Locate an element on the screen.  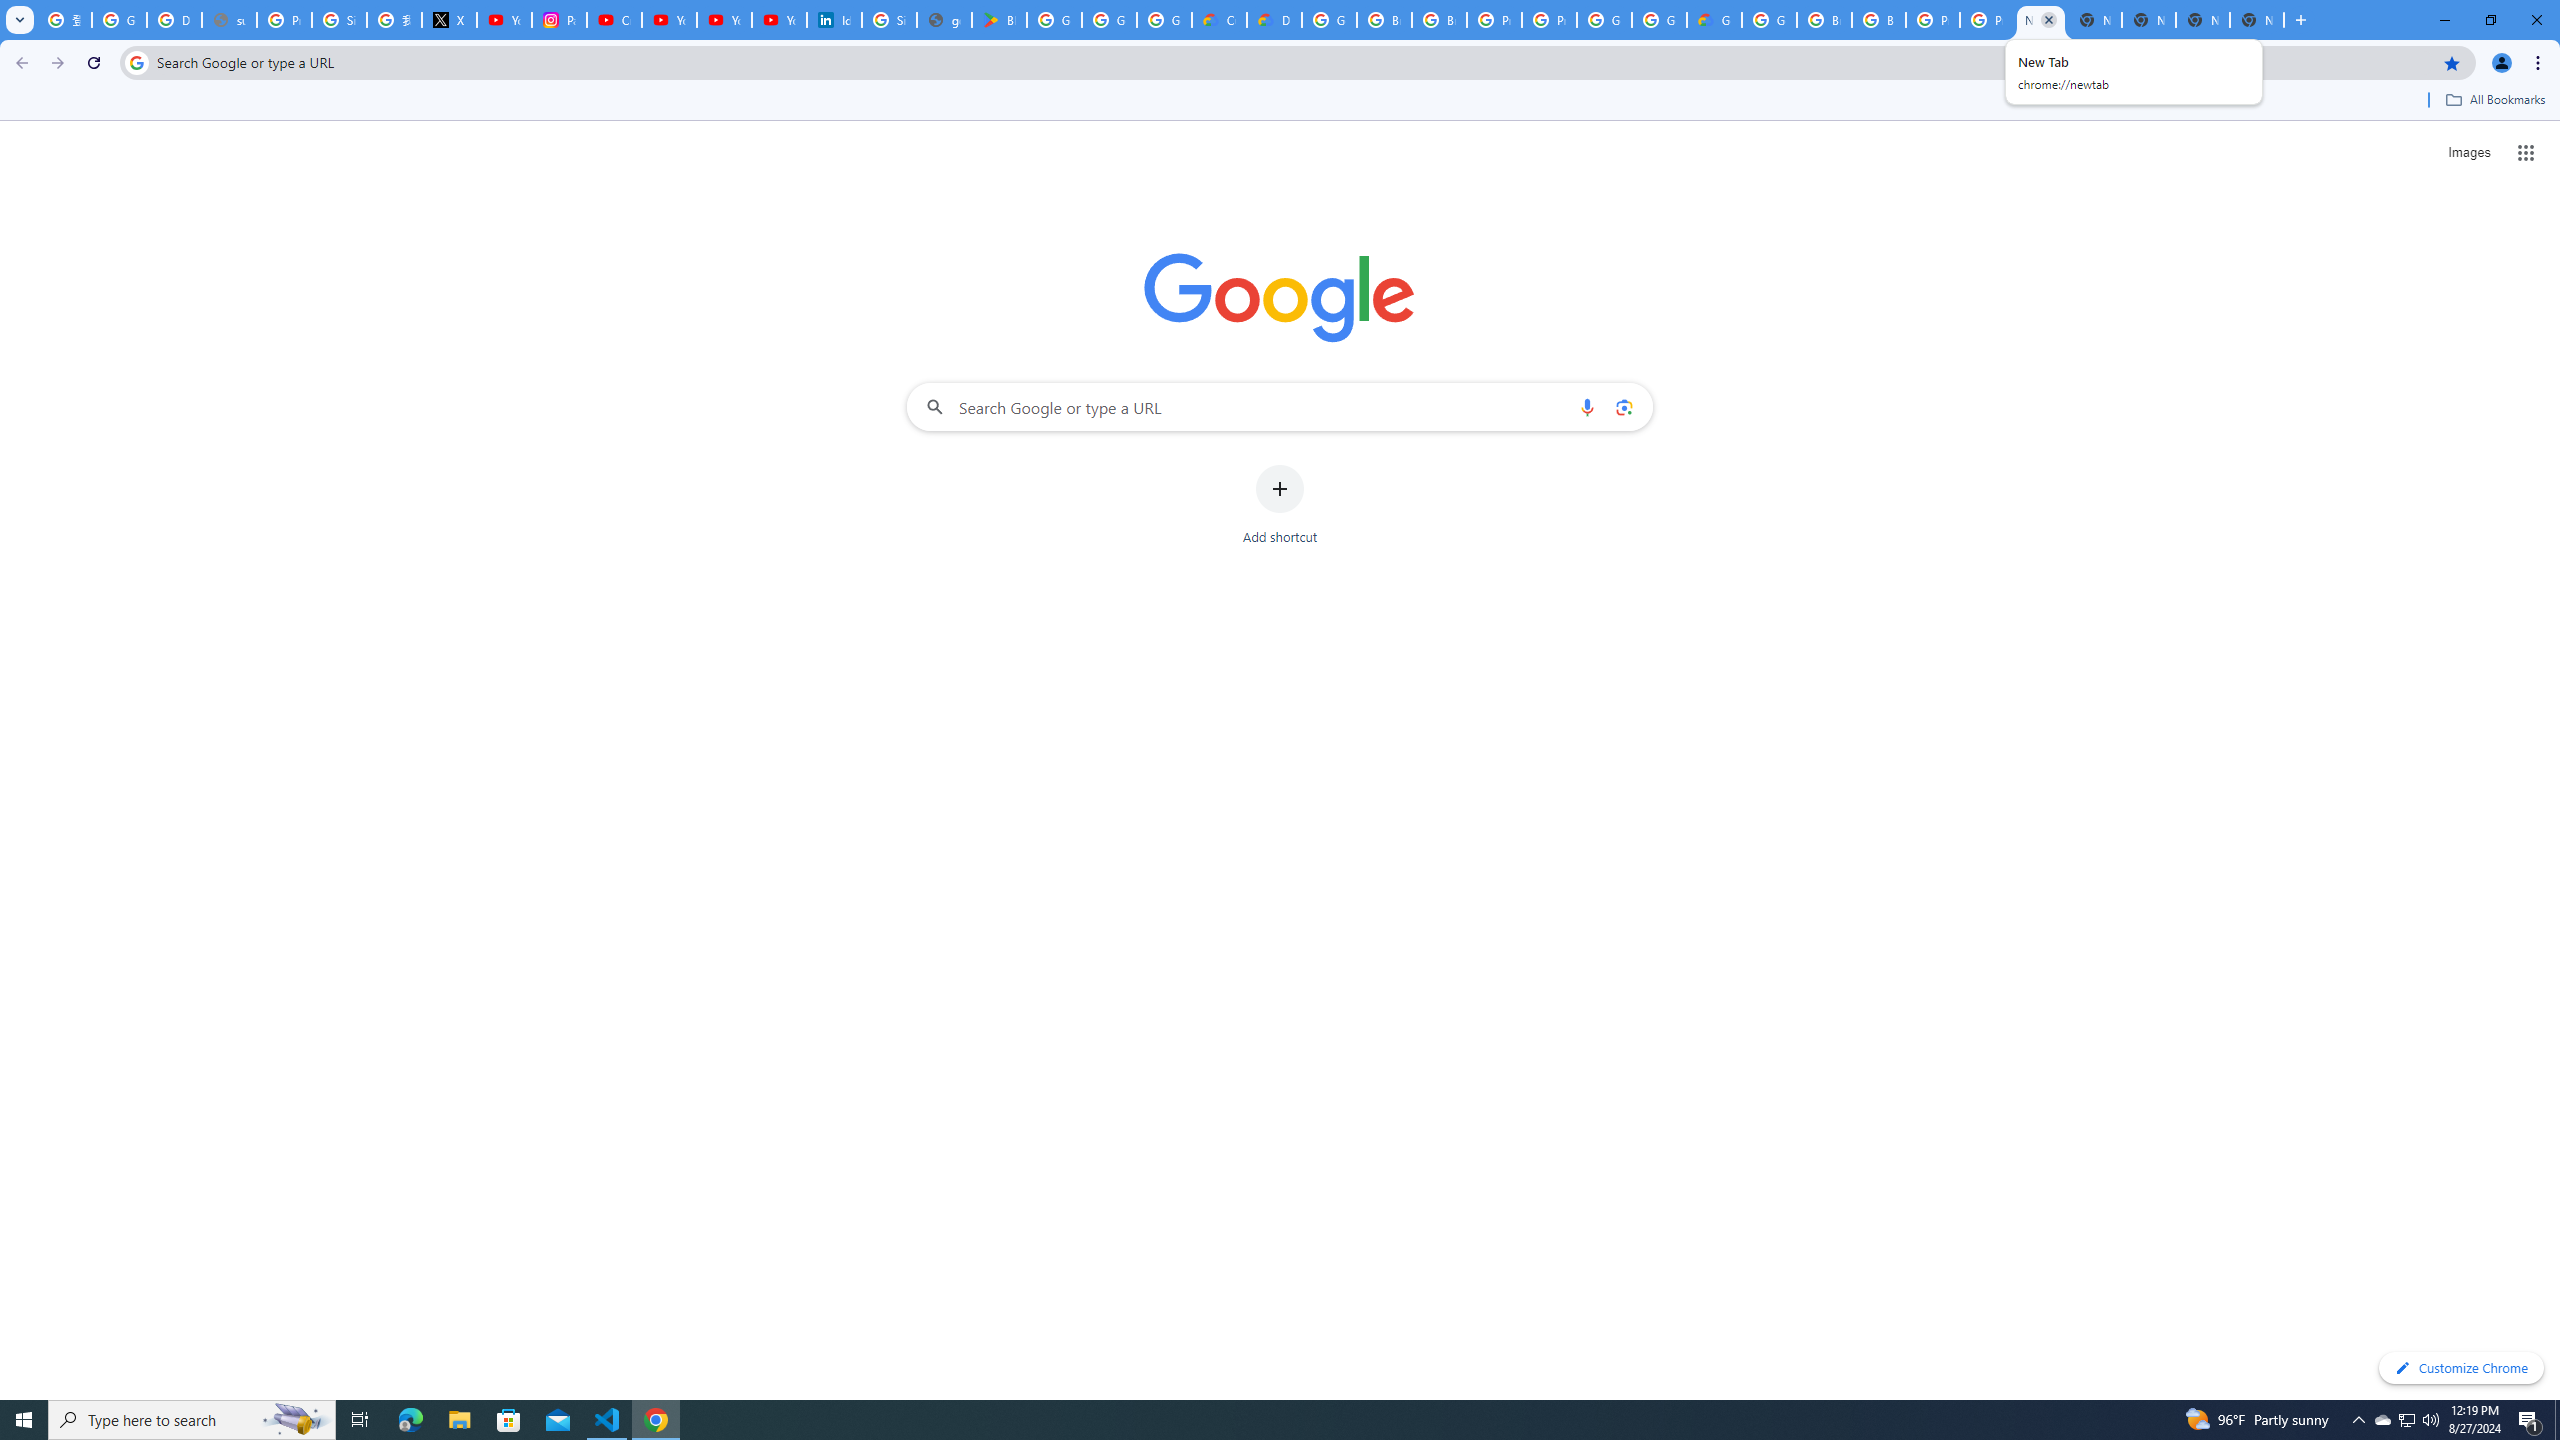
'Google Workspace - Specific Terms' is located at coordinates (1163, 19).